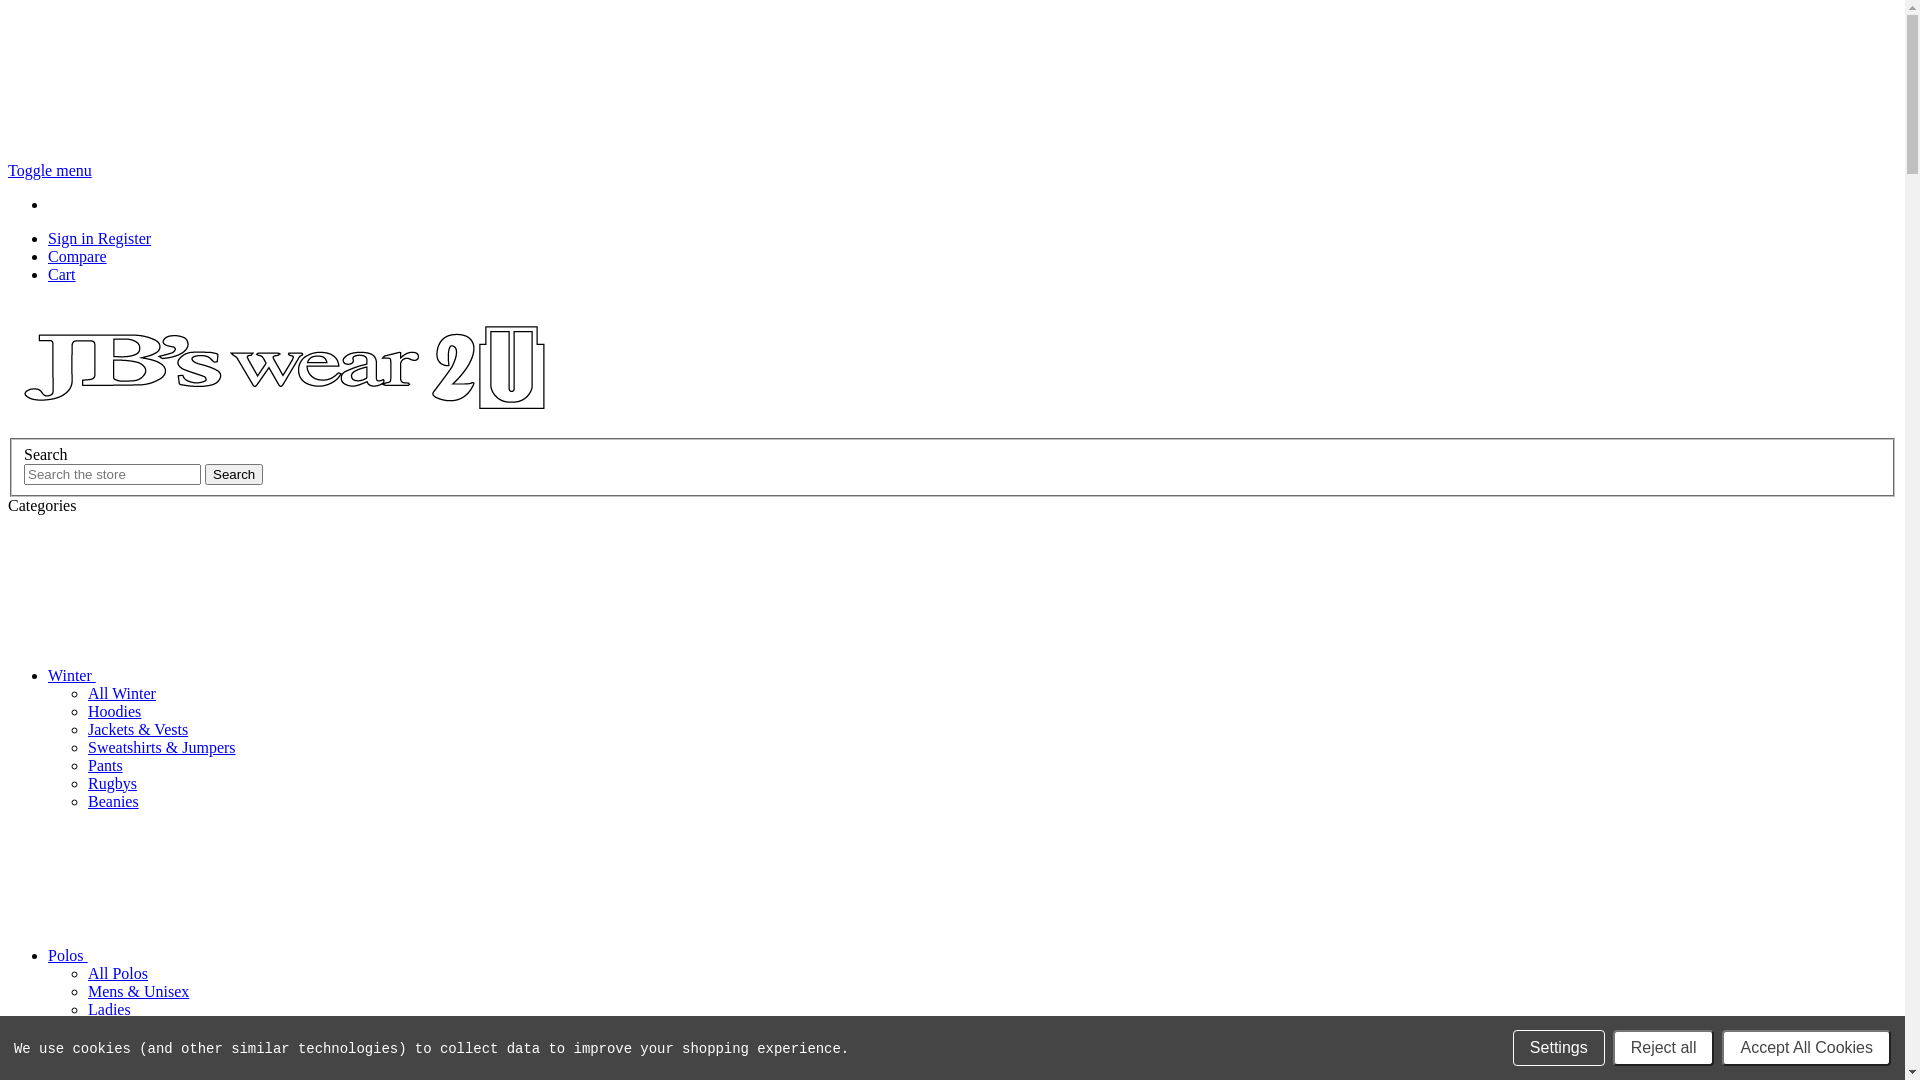  Describe the element at coordinates (1806, 1047) in the screenshot. I see `'Accept All Cookies'` at that location.